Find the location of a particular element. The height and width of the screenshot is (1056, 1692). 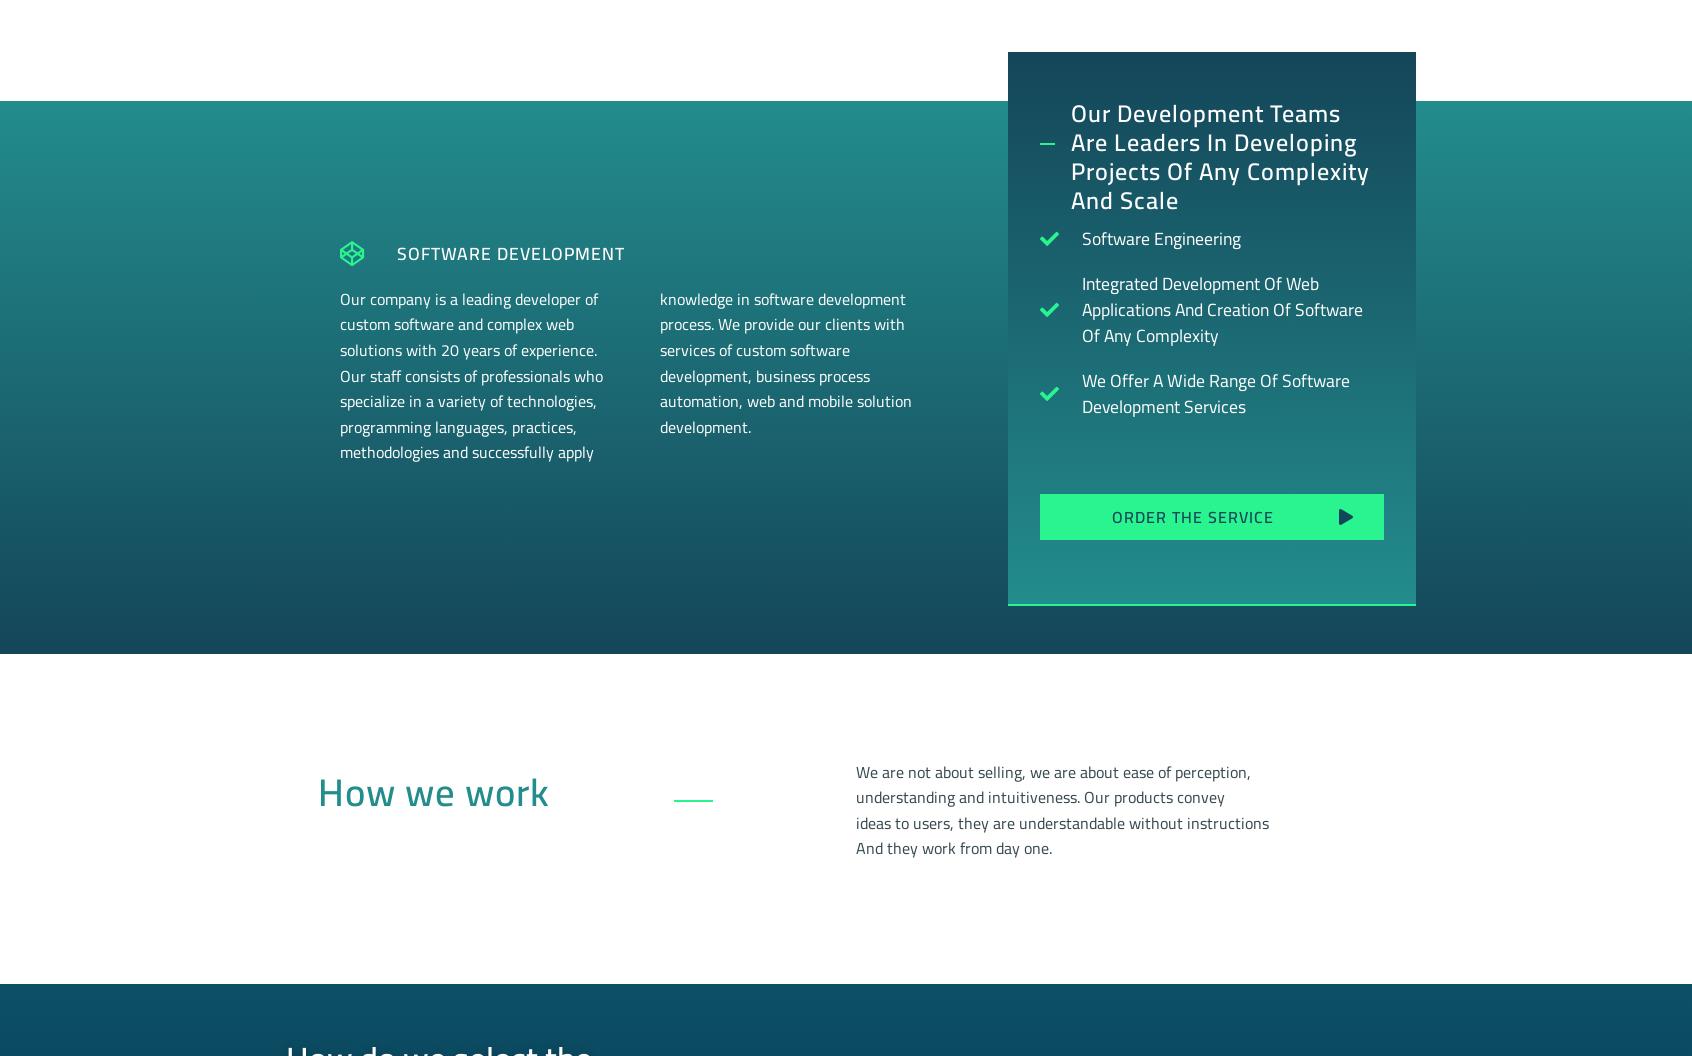

'Software Engineering' is located at coordinates (1081, 236).